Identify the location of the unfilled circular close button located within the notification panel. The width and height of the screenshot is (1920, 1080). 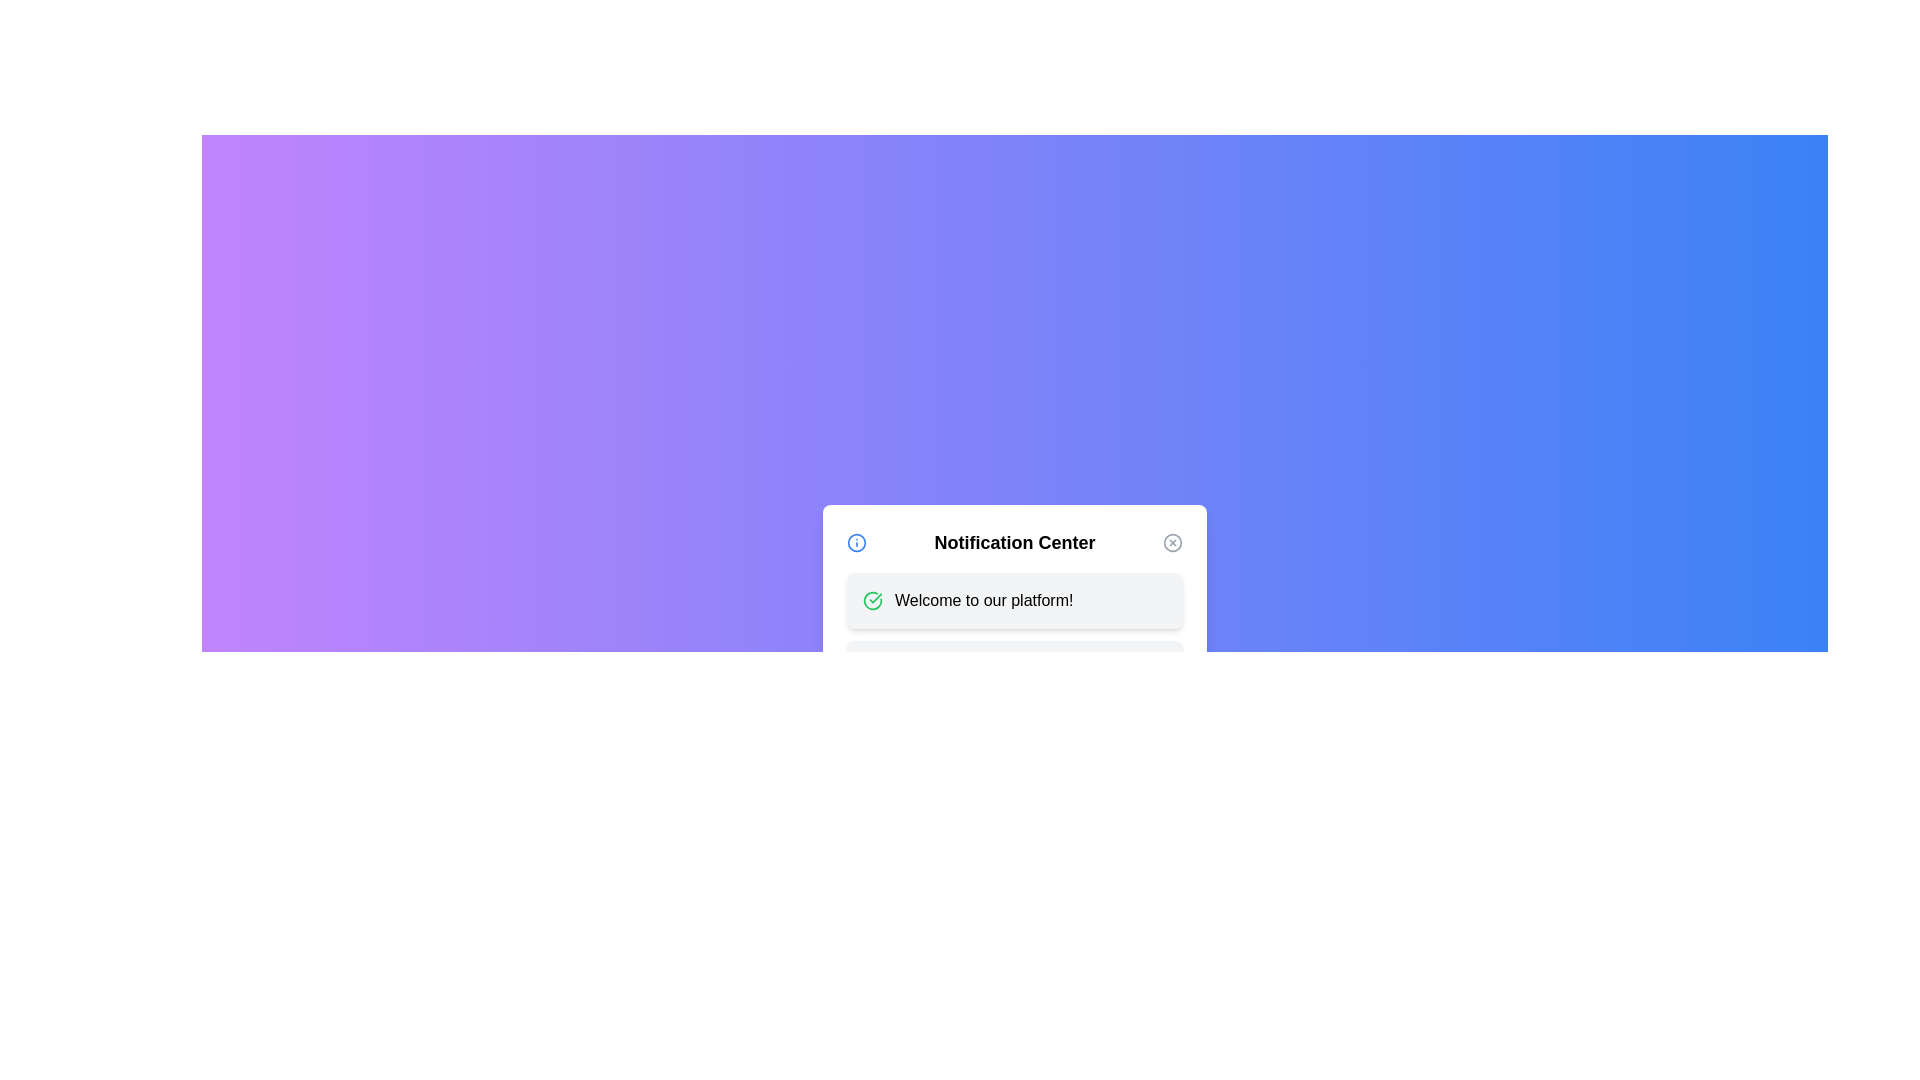
(1172, 543).